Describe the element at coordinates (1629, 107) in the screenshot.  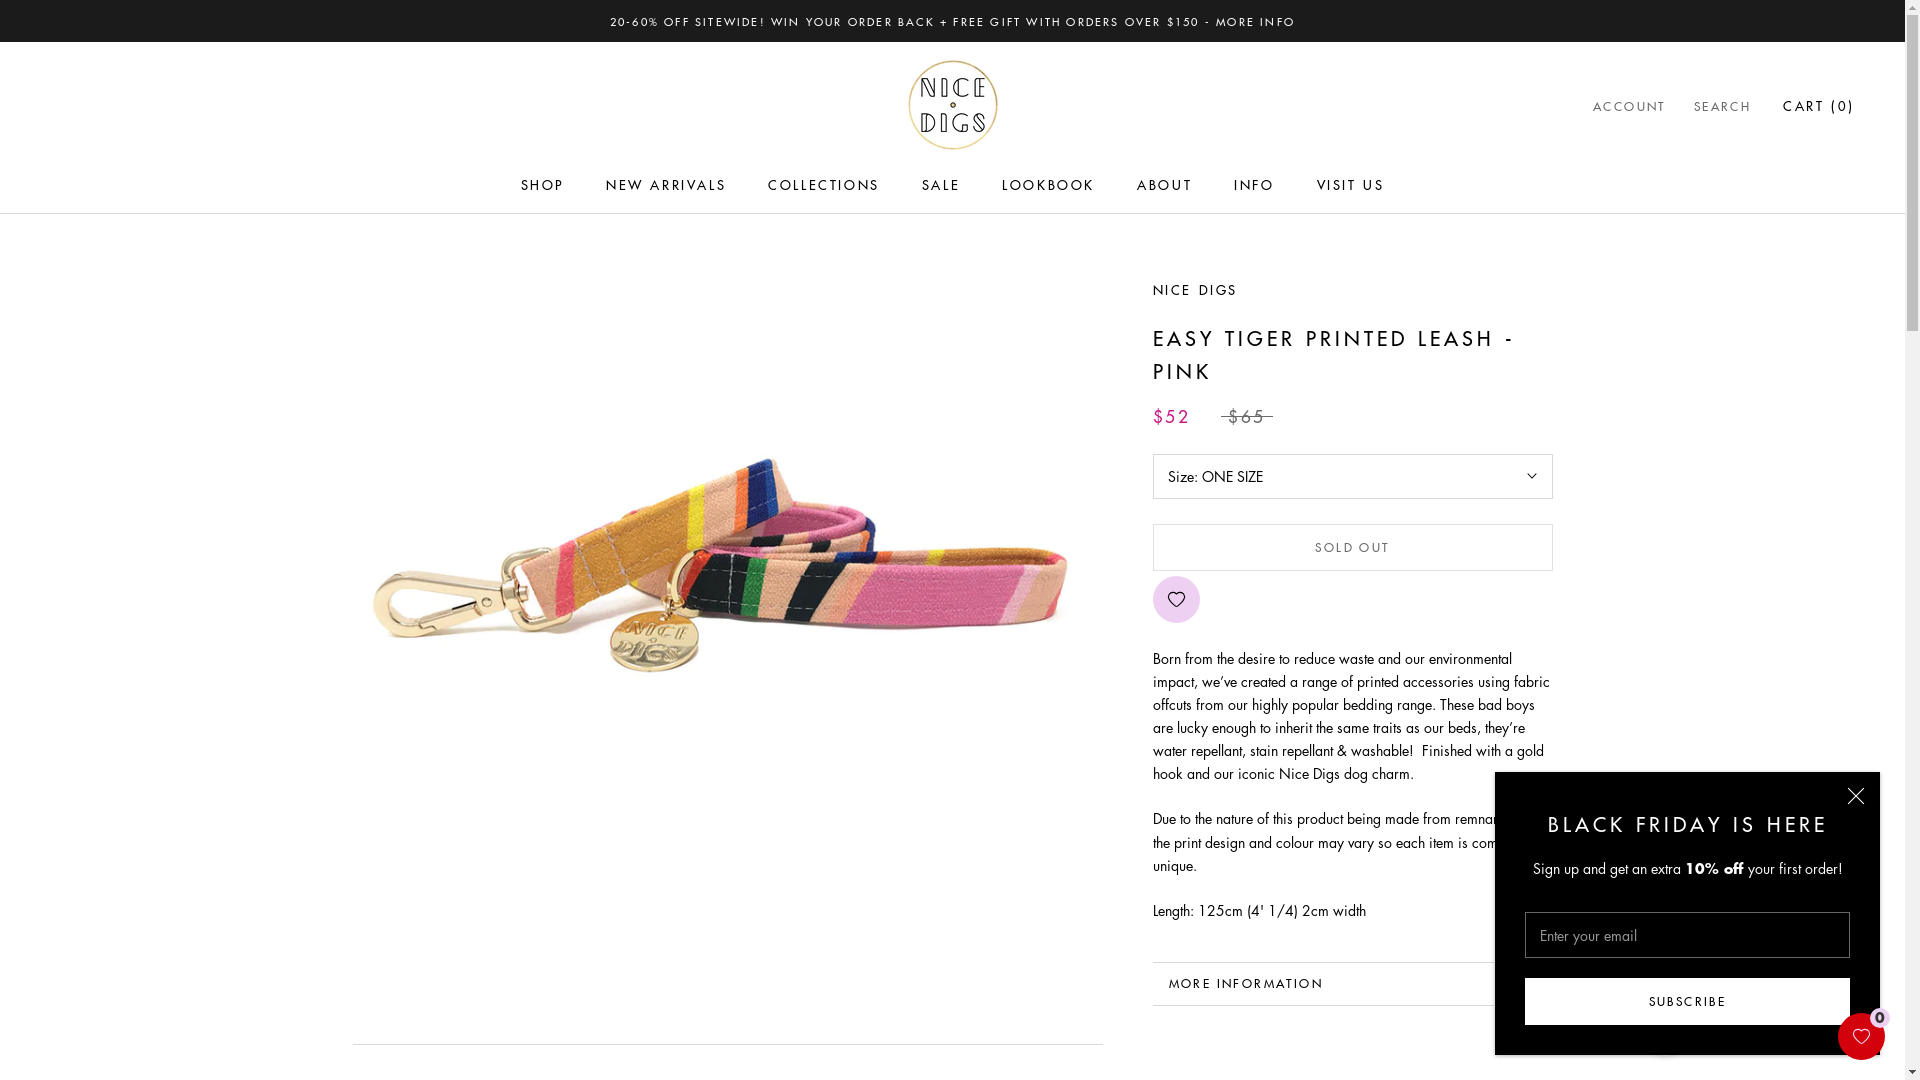
I see `'ACCOUNT'` at that location.